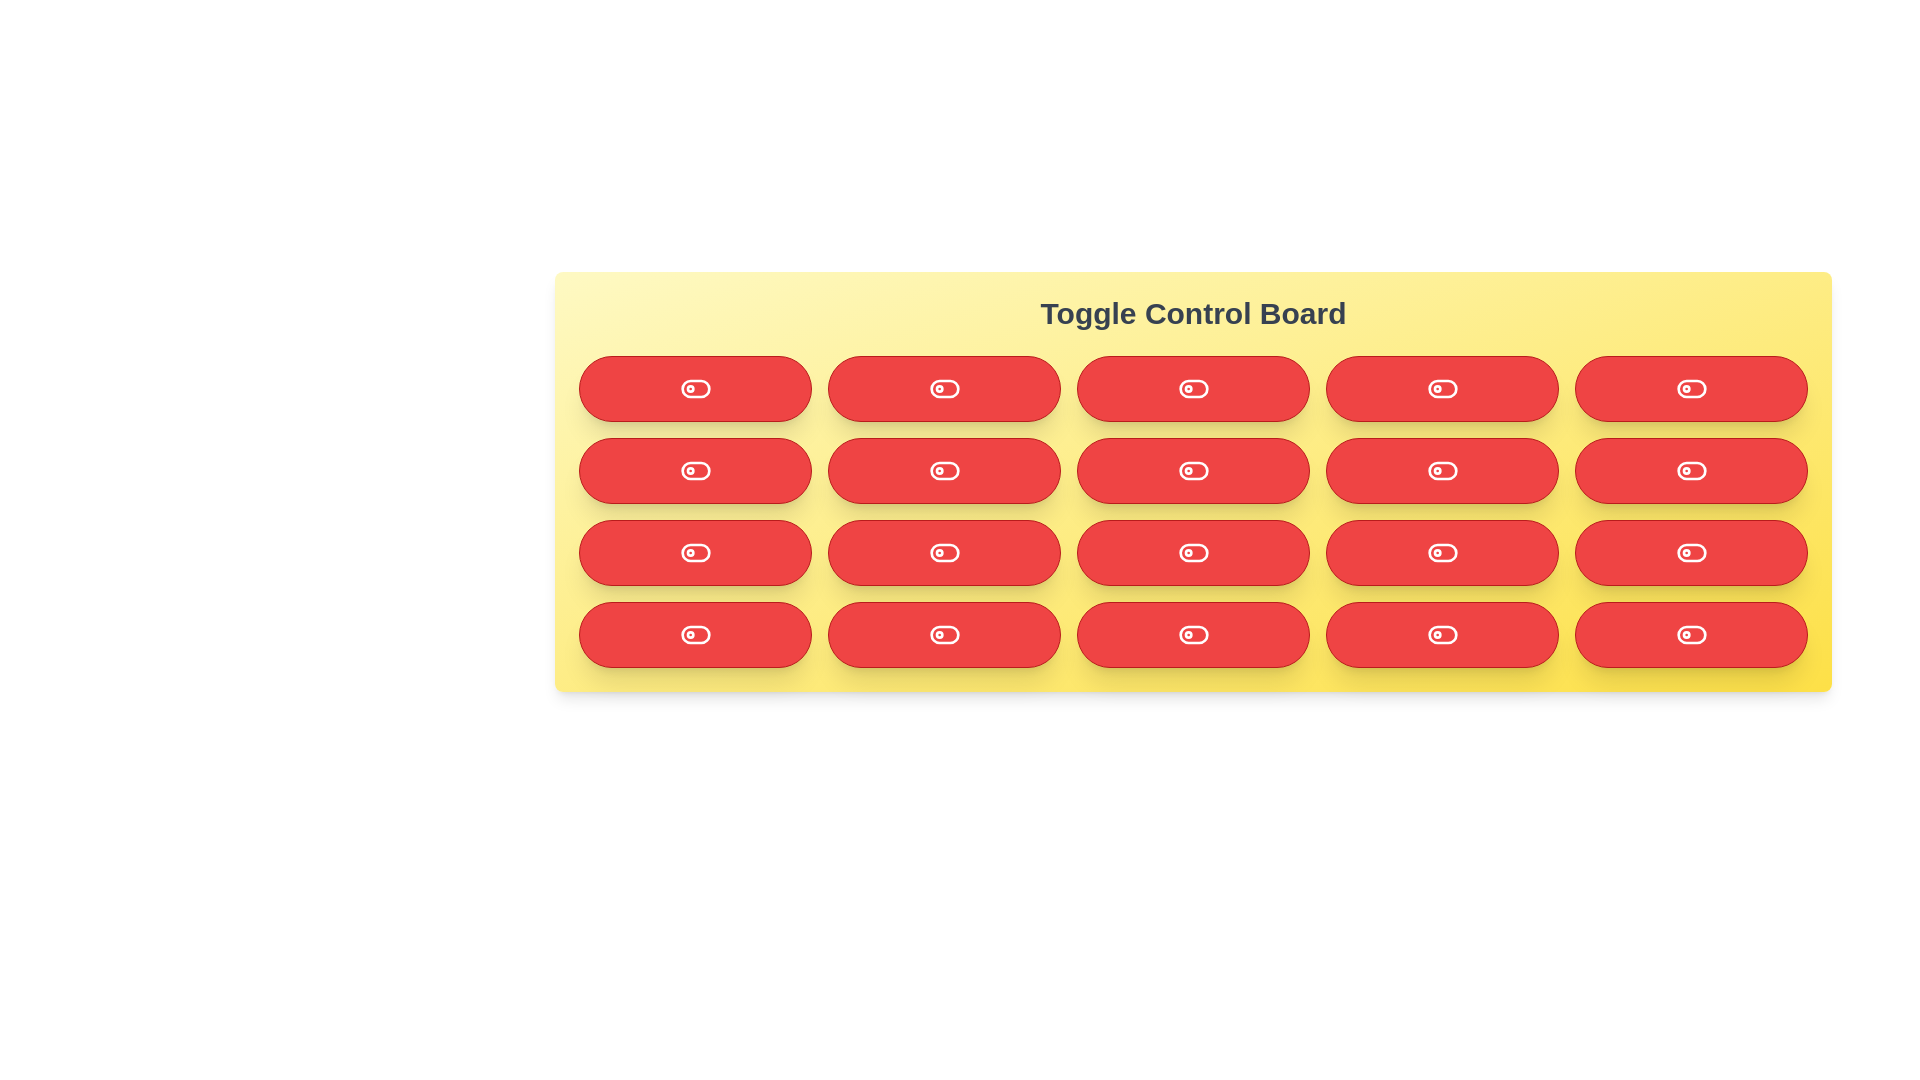 This screenshot has width=1920, height=1080. Describe the element at coordinates (1193, 313) in the screenshot. I see `the header text 'Toggle Control Board' and copy it to the clipboard` at that location.